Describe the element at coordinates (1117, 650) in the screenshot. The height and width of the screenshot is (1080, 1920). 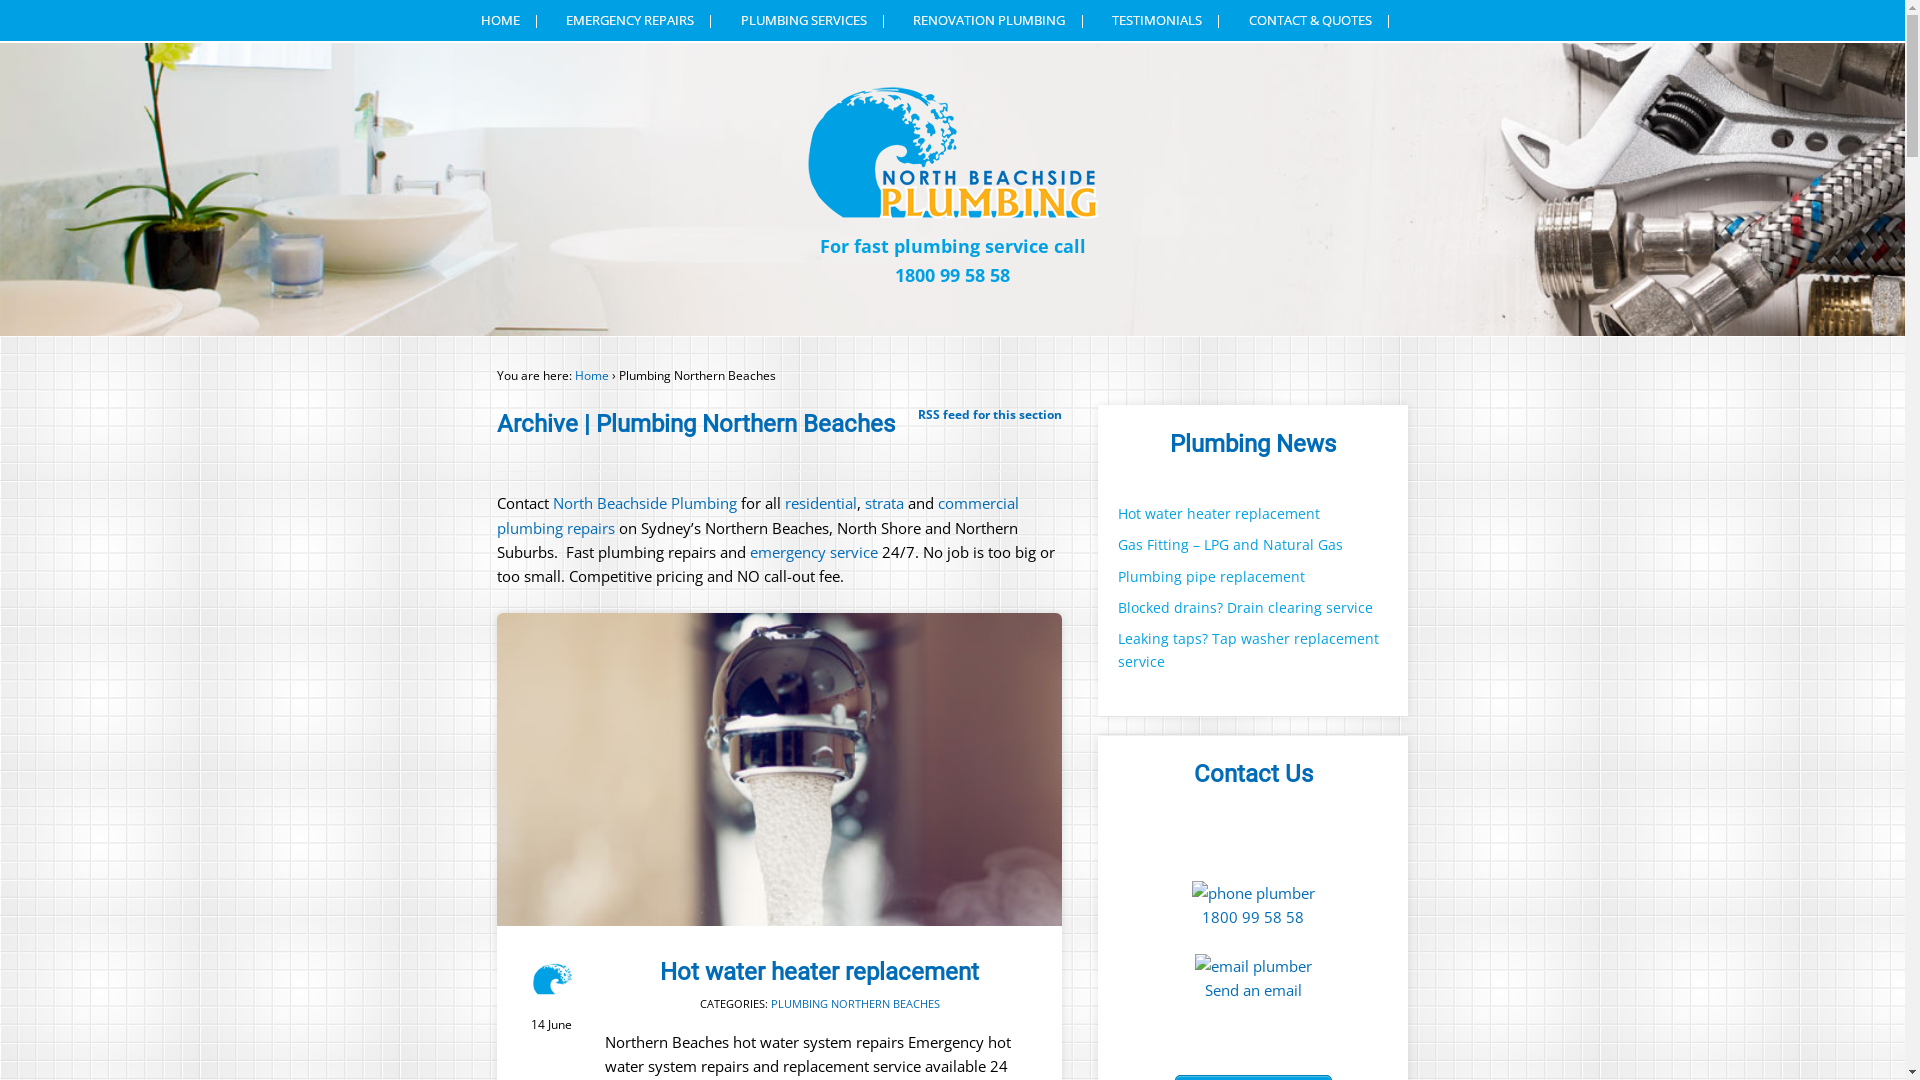
I see `'Leaking taps? Tap washer replacement service'` at that location.